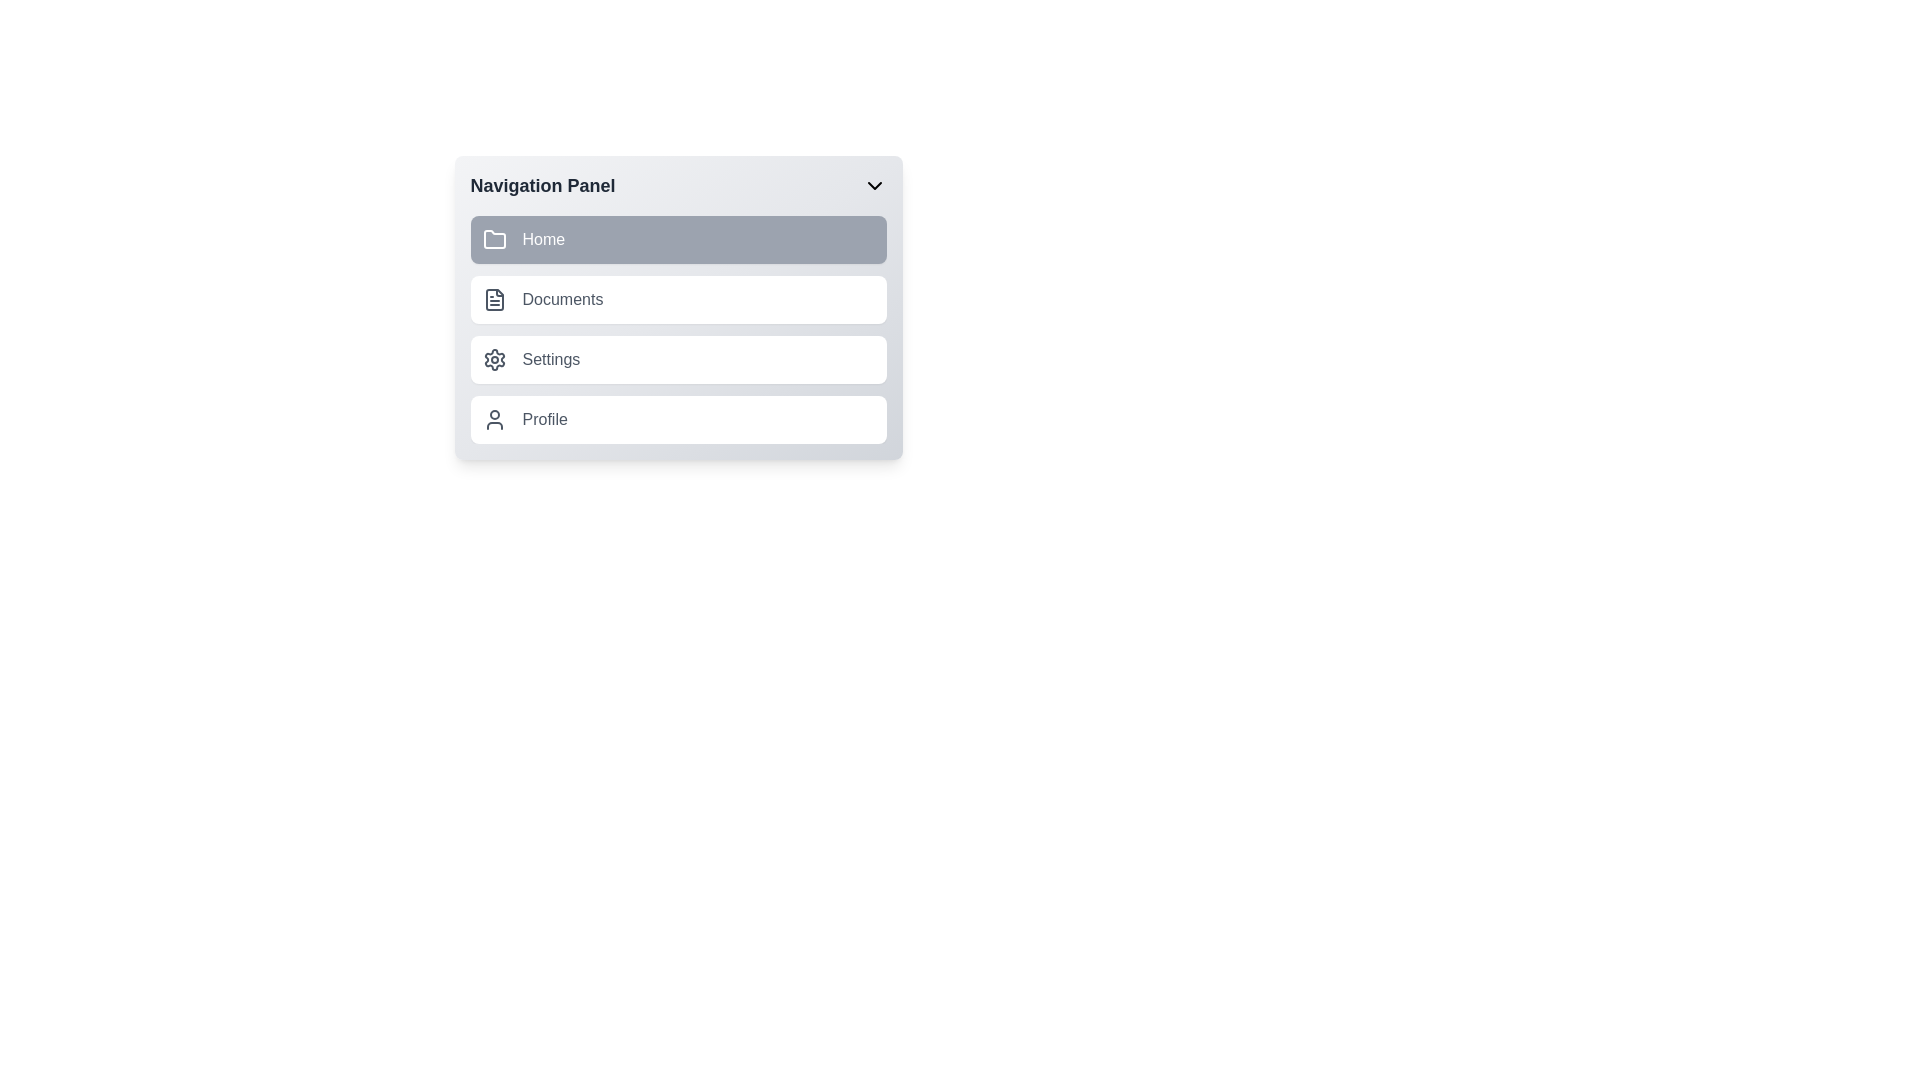 The width and height of the screenshot is (1920, 1080). What do you see at coordinates (551, 358) in the screenshot?
I see `text of the third item in the vertically stacked navigation menu, which indicates a navigation option for accessing settings or configuration options` at bounding box center [551, 358].